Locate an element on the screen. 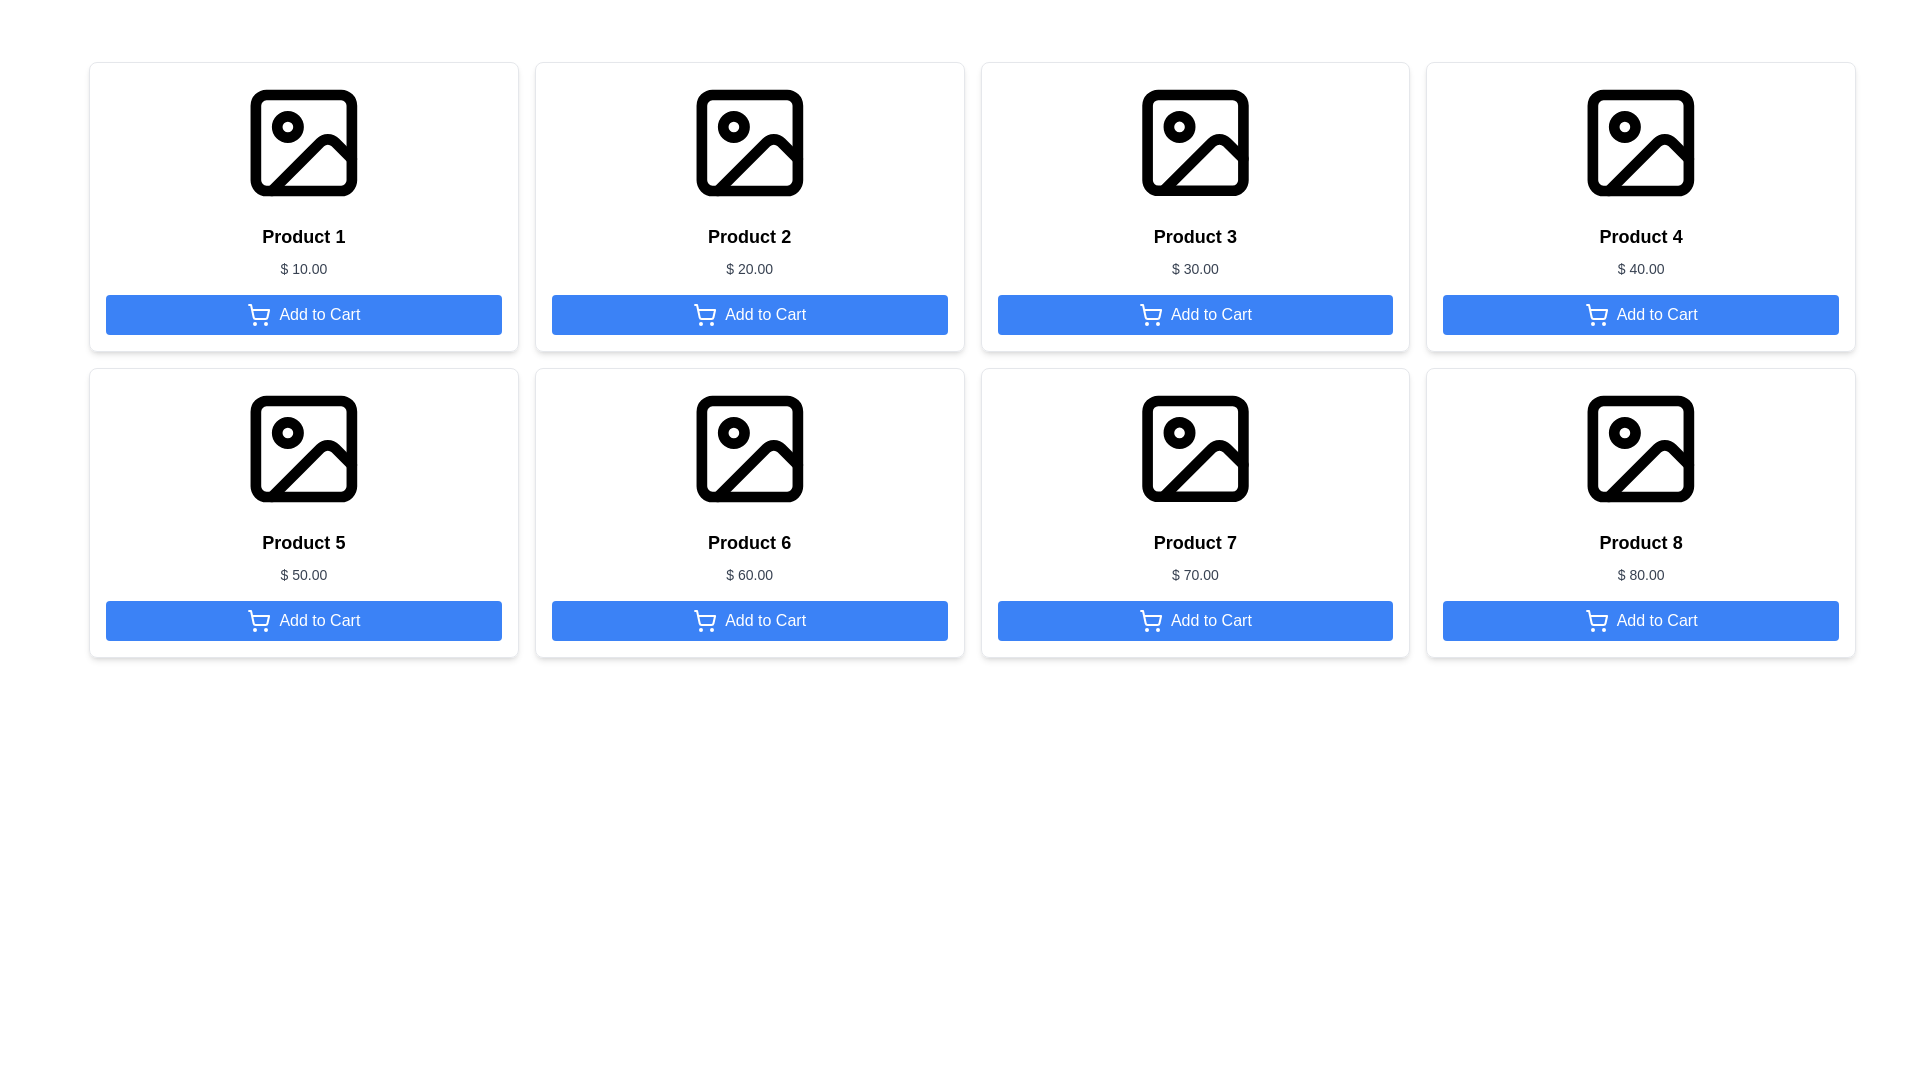  the price text label for 'Product 2', which is located below the product title and above the 'Add to Cart' button is located at coordinates (748, 268).